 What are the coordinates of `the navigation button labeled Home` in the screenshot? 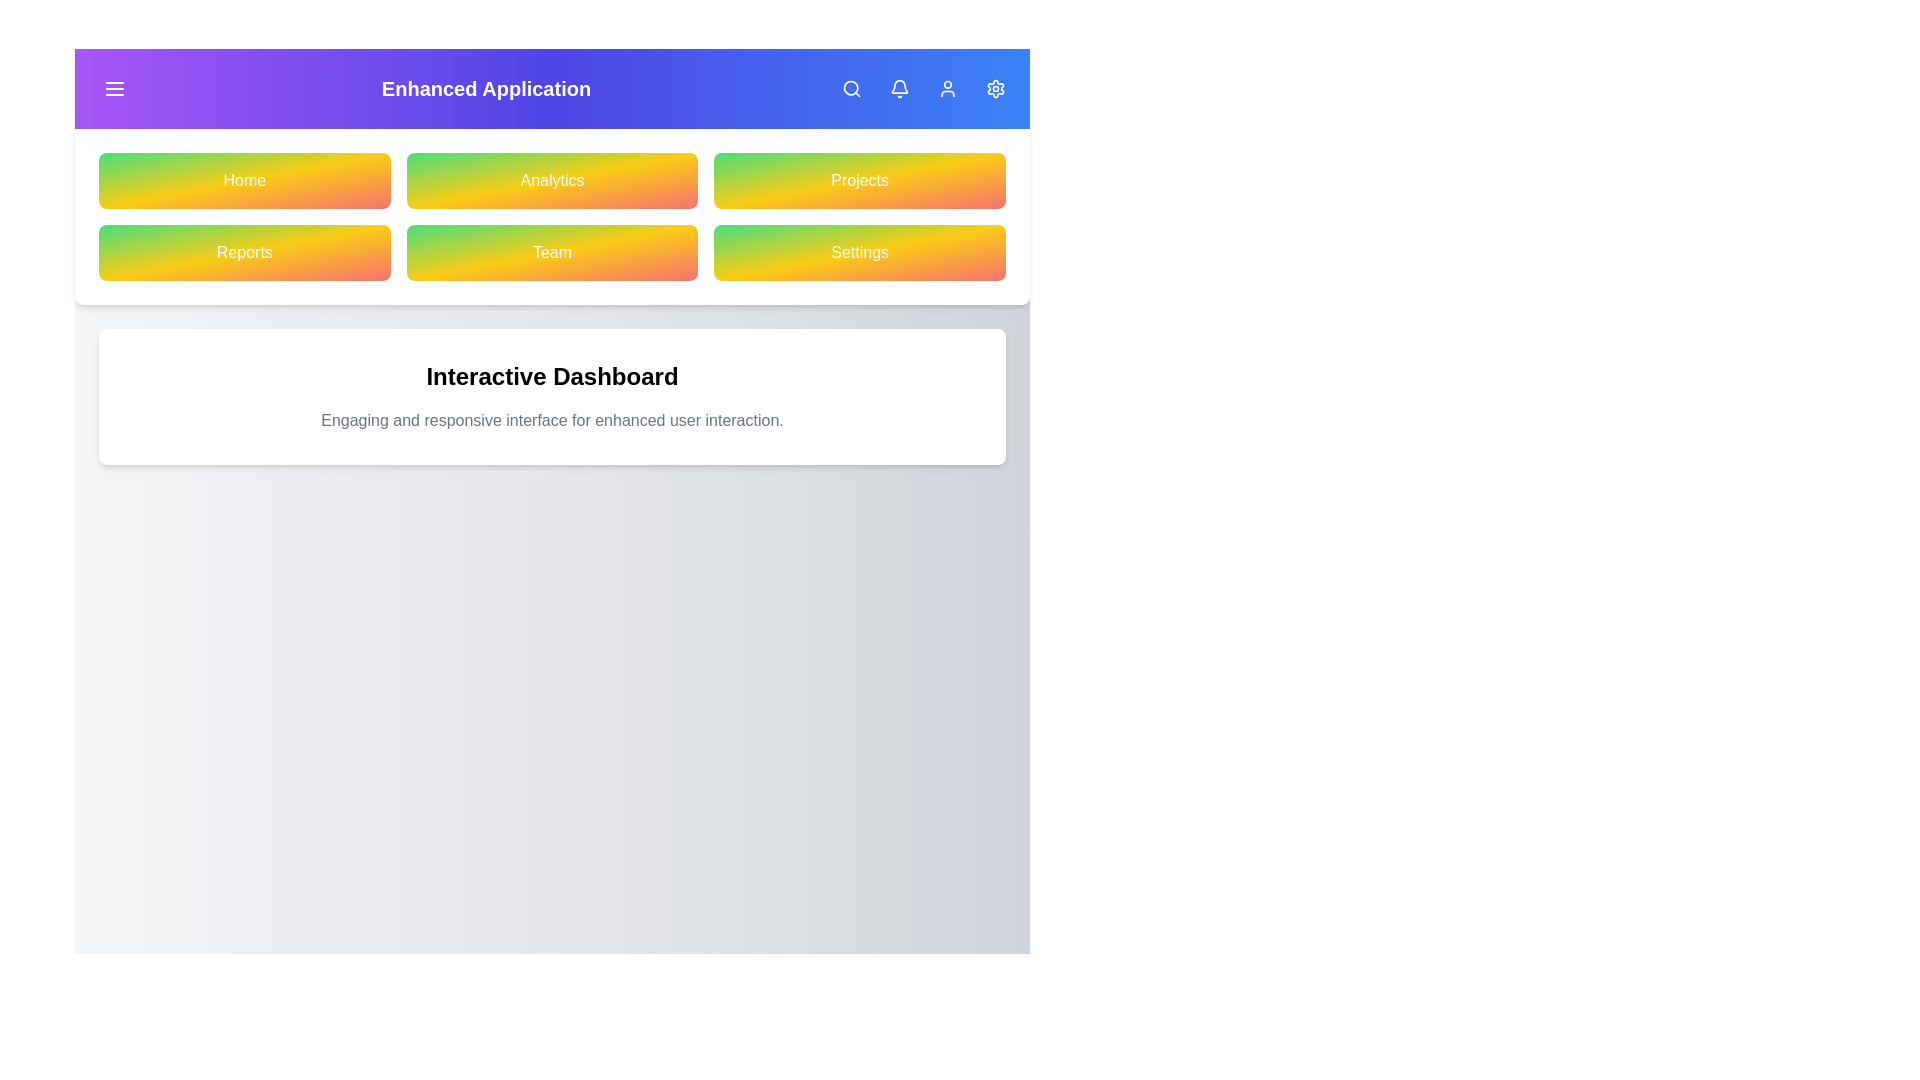 It's located at (243, 181).